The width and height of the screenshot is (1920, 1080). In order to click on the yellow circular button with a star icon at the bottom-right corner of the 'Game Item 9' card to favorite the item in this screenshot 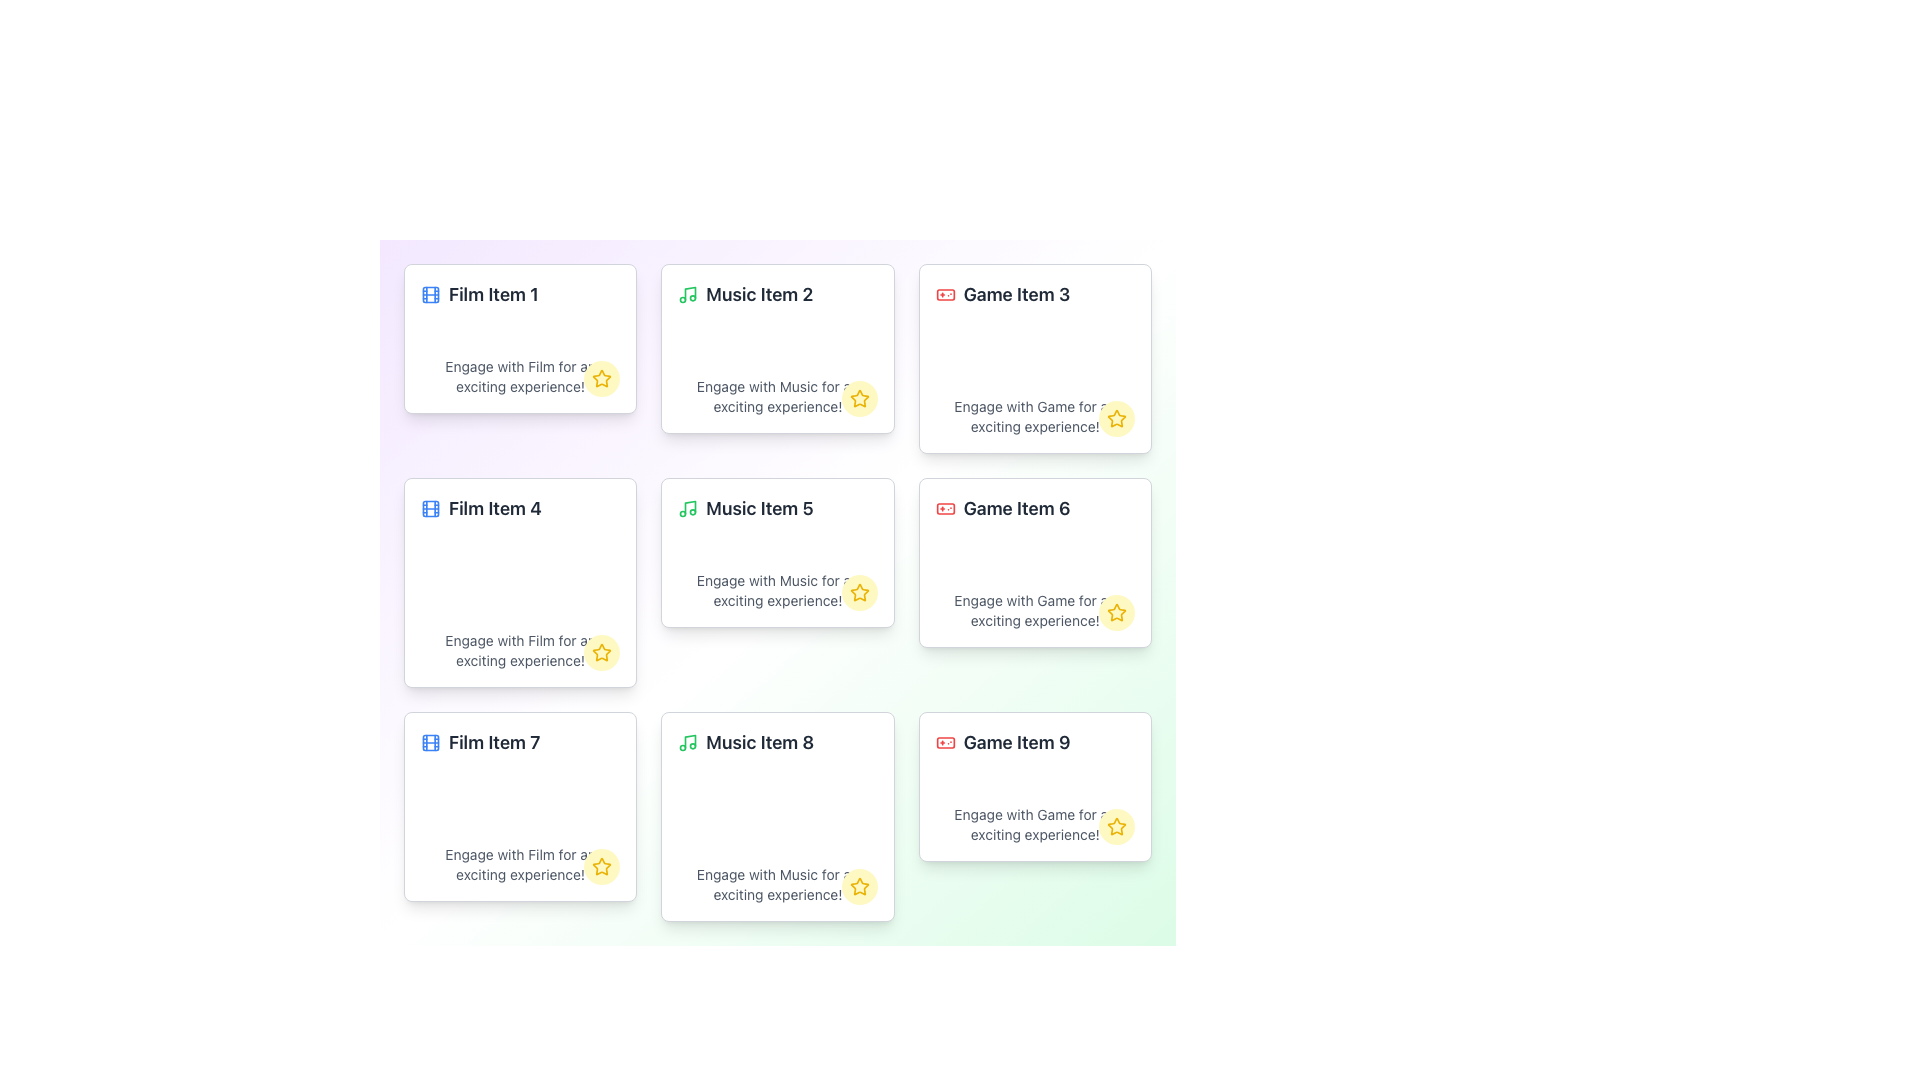, I will do `click(1116, 826)`.